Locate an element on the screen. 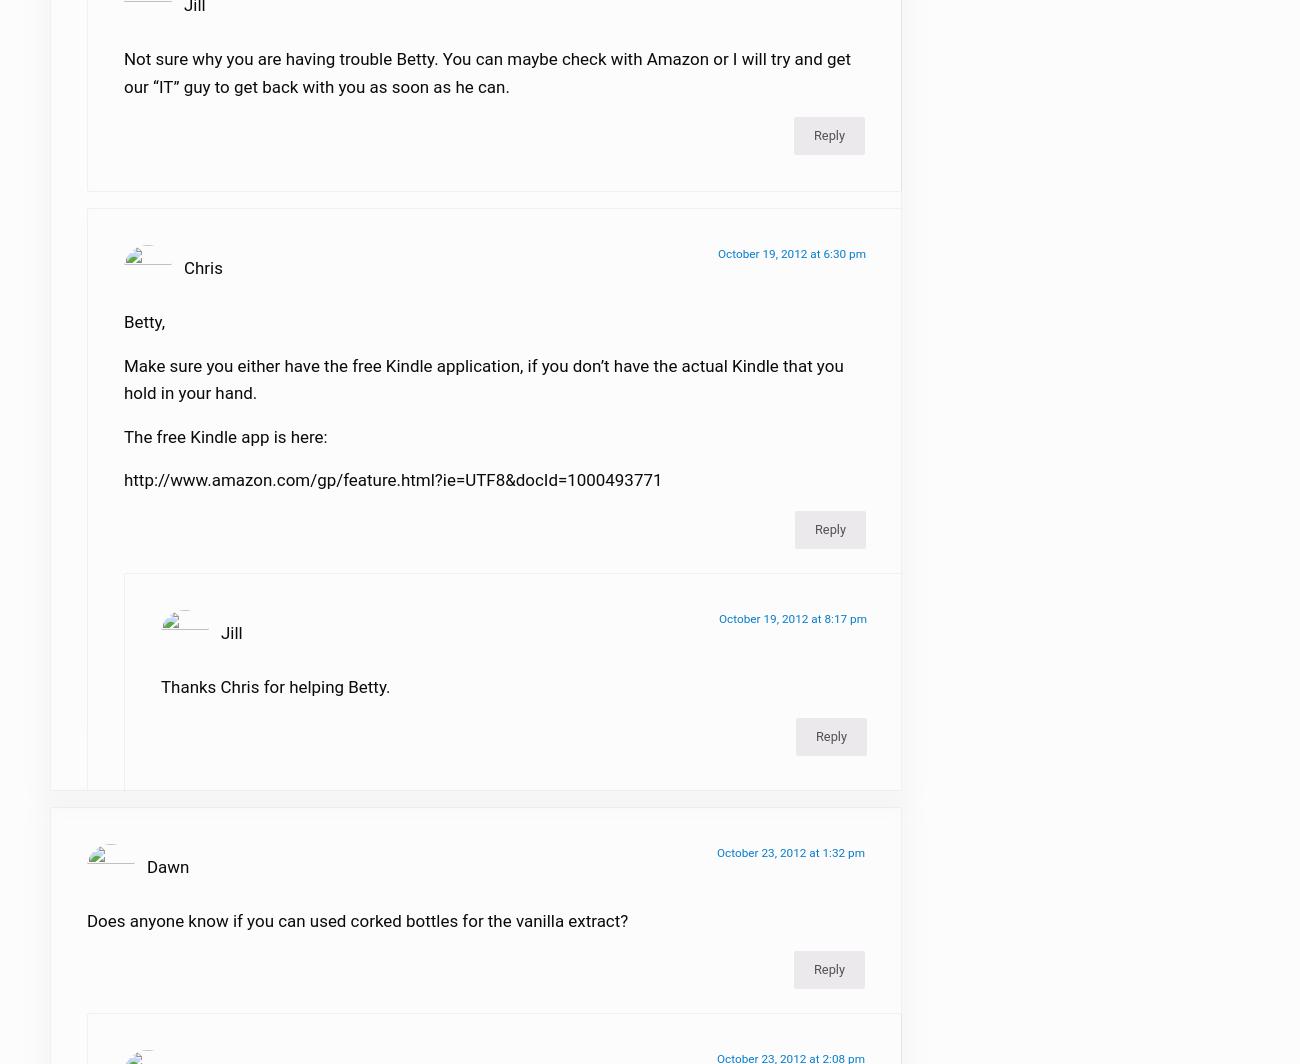  'Betty,' is located at coordinates (143, 333).